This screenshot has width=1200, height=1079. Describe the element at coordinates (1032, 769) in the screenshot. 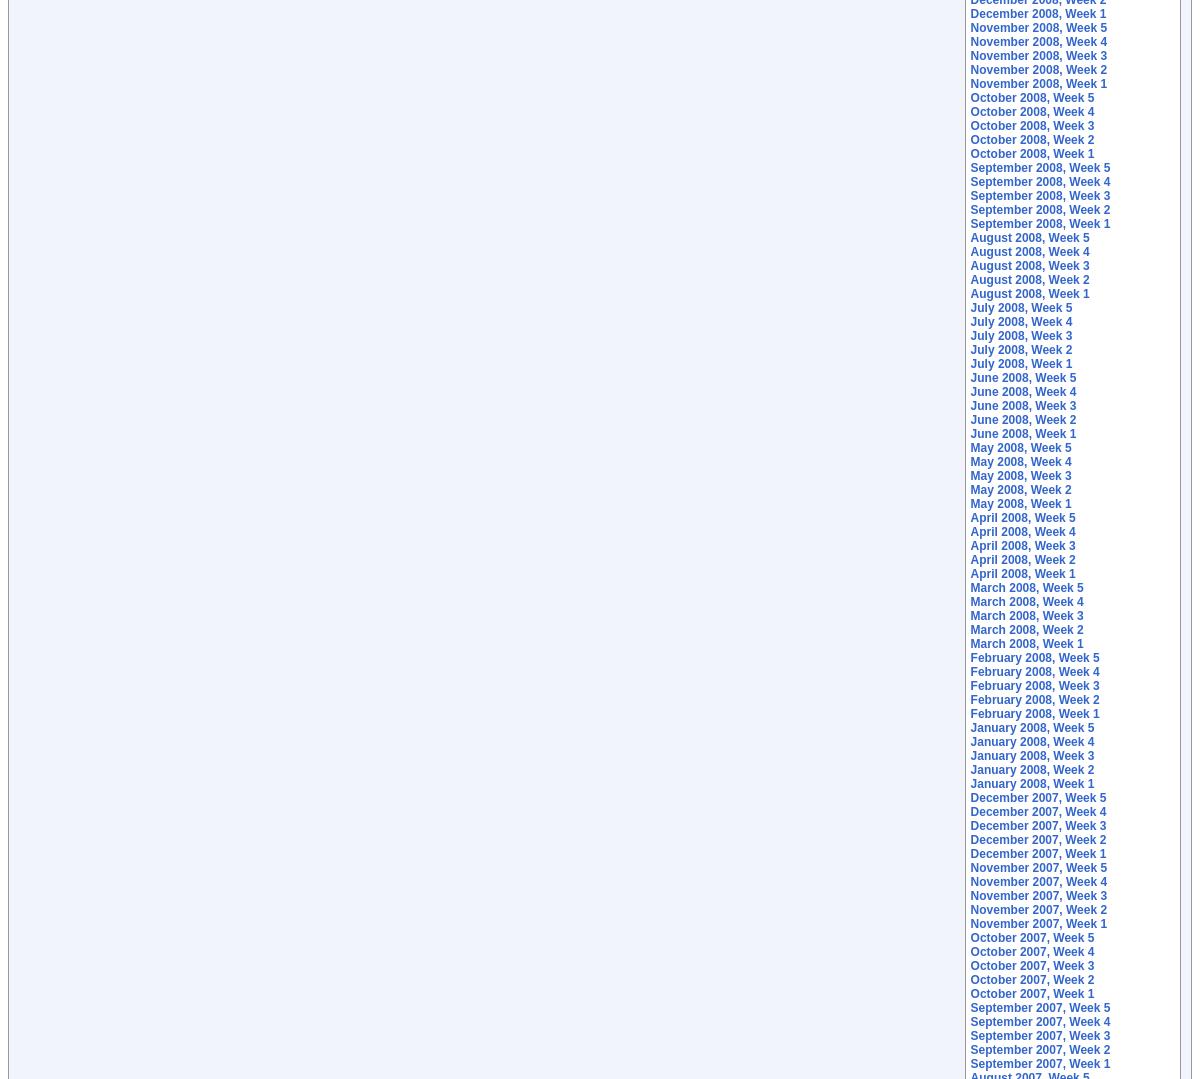

I see `'January 2008, Week 2'` at that location.